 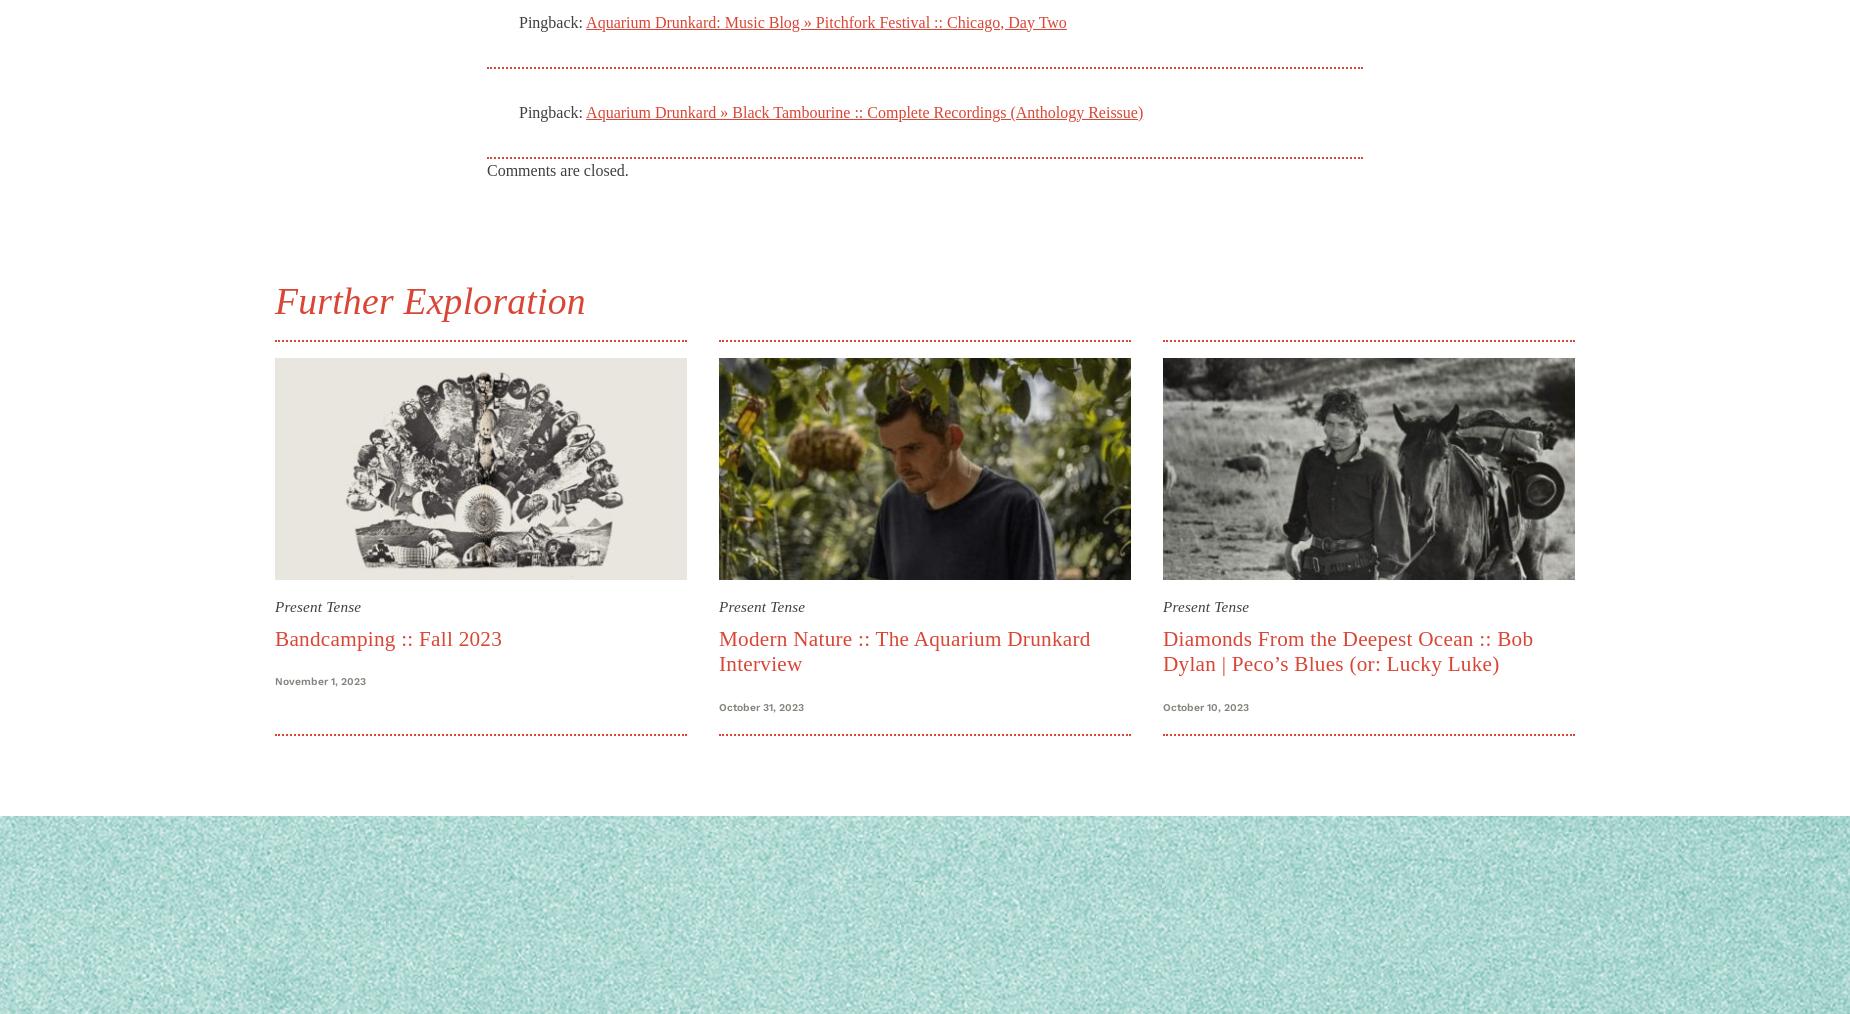 I want to click on 'Further Exploration', so click(x=428, y=300).